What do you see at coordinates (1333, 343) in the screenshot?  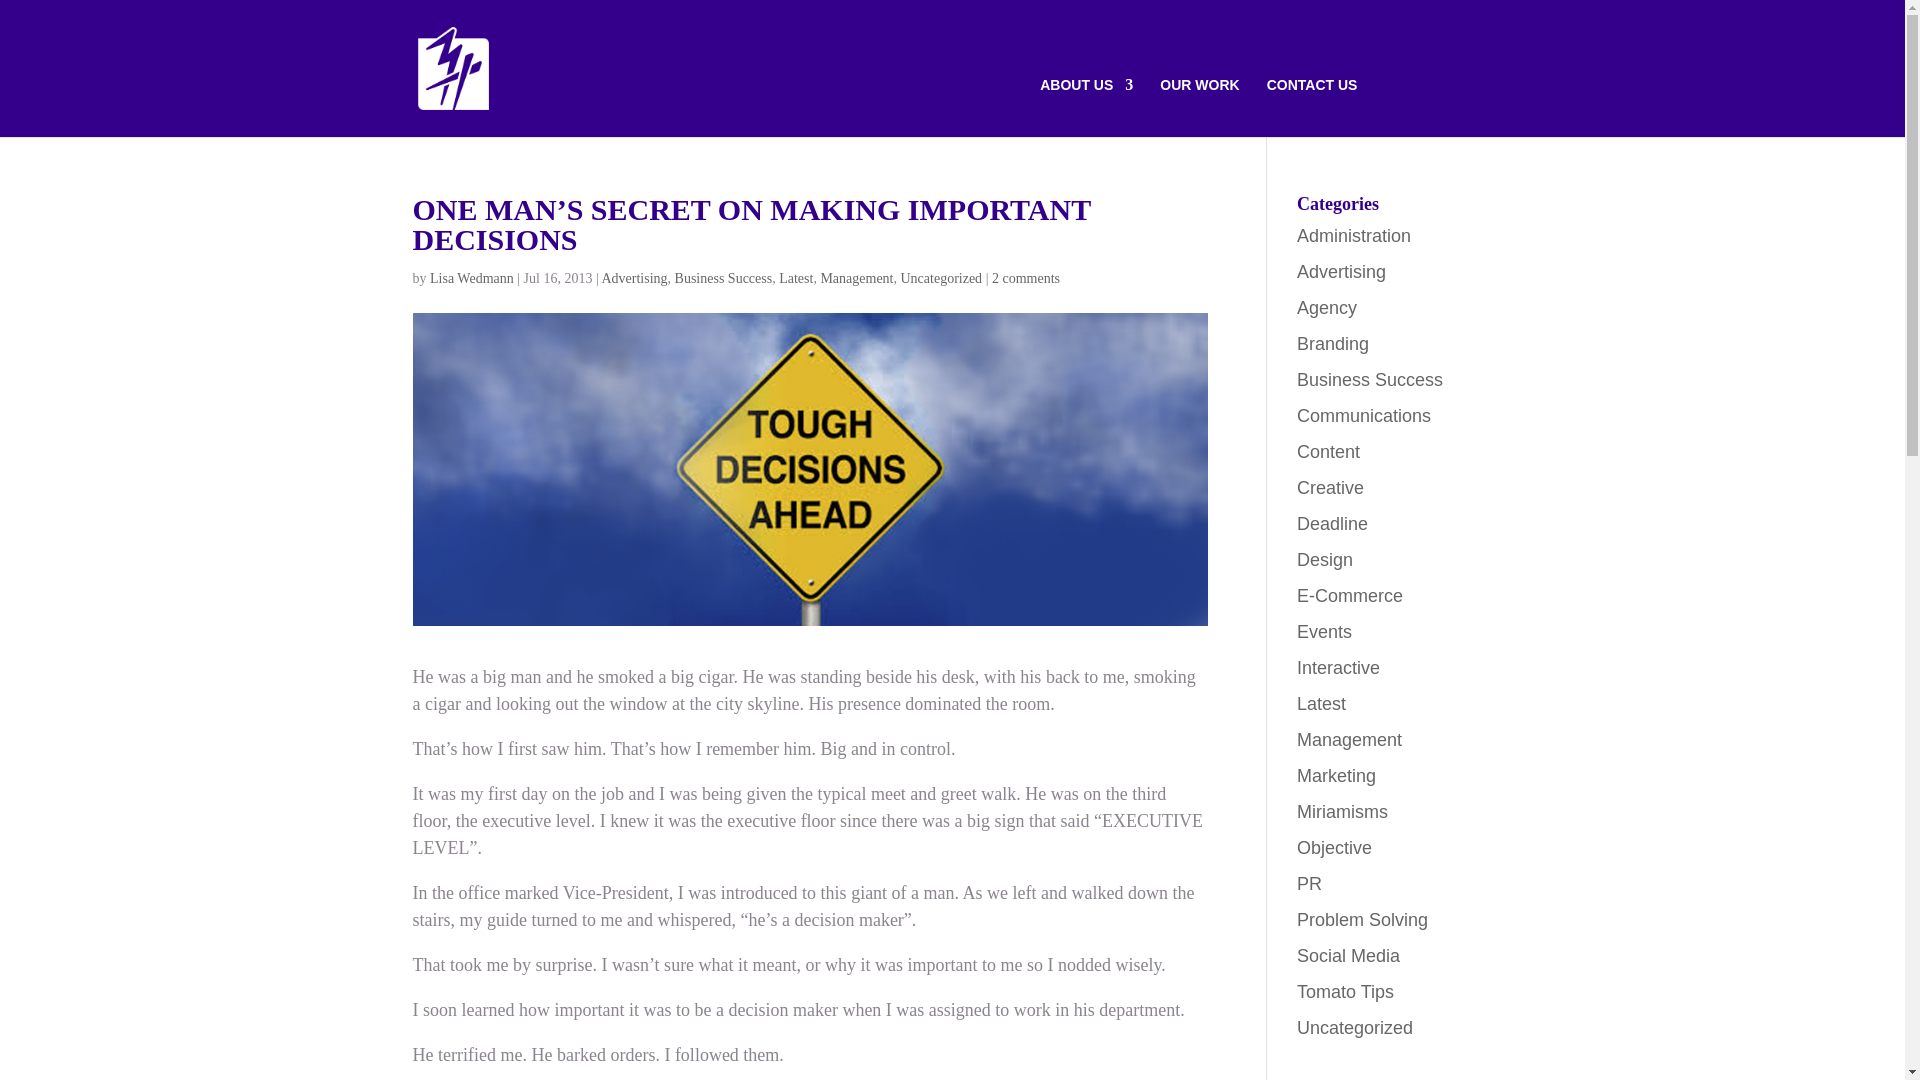 I see `'Branding'` at bounding box center [1333, 343].